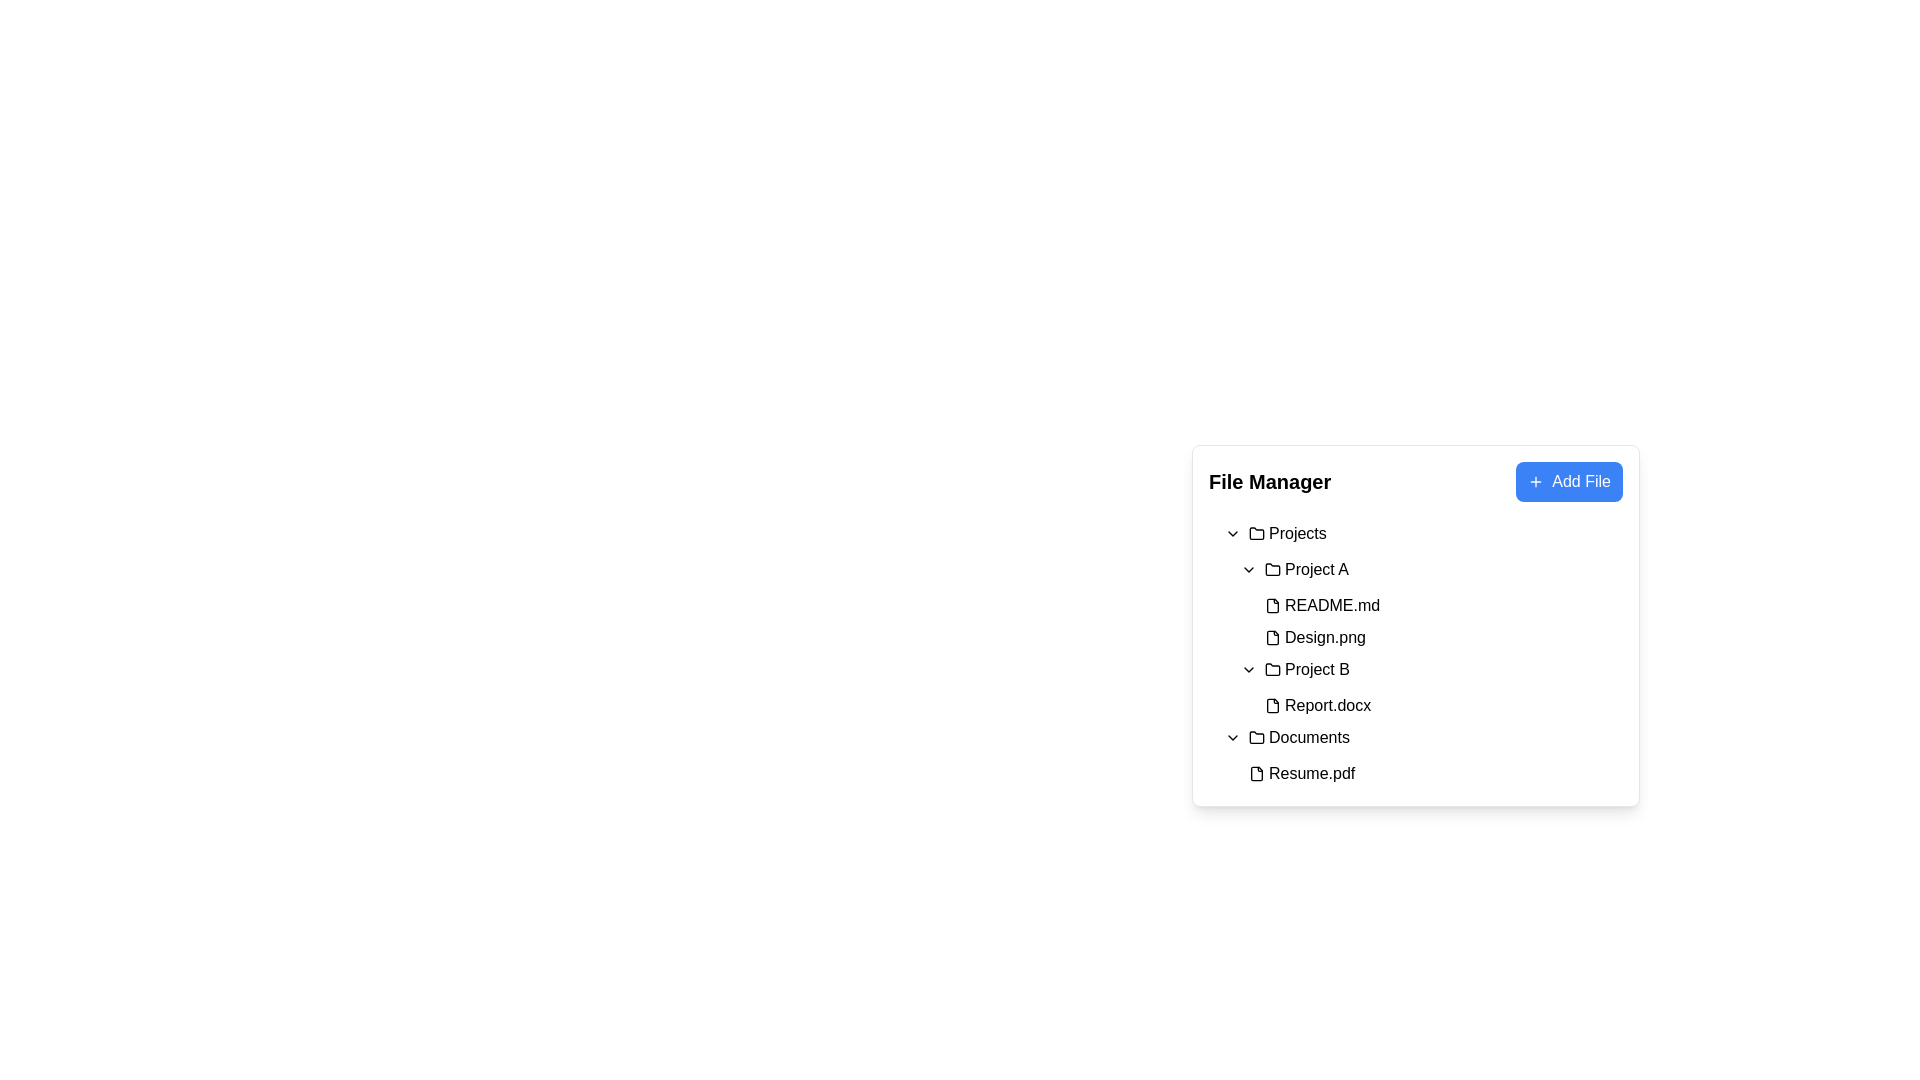 The image size is (1920, 1080). I want to click on to select the file entry labeled 'Report.docx' in the 'Project B' folder within the file management interface, so click(1430, 704).